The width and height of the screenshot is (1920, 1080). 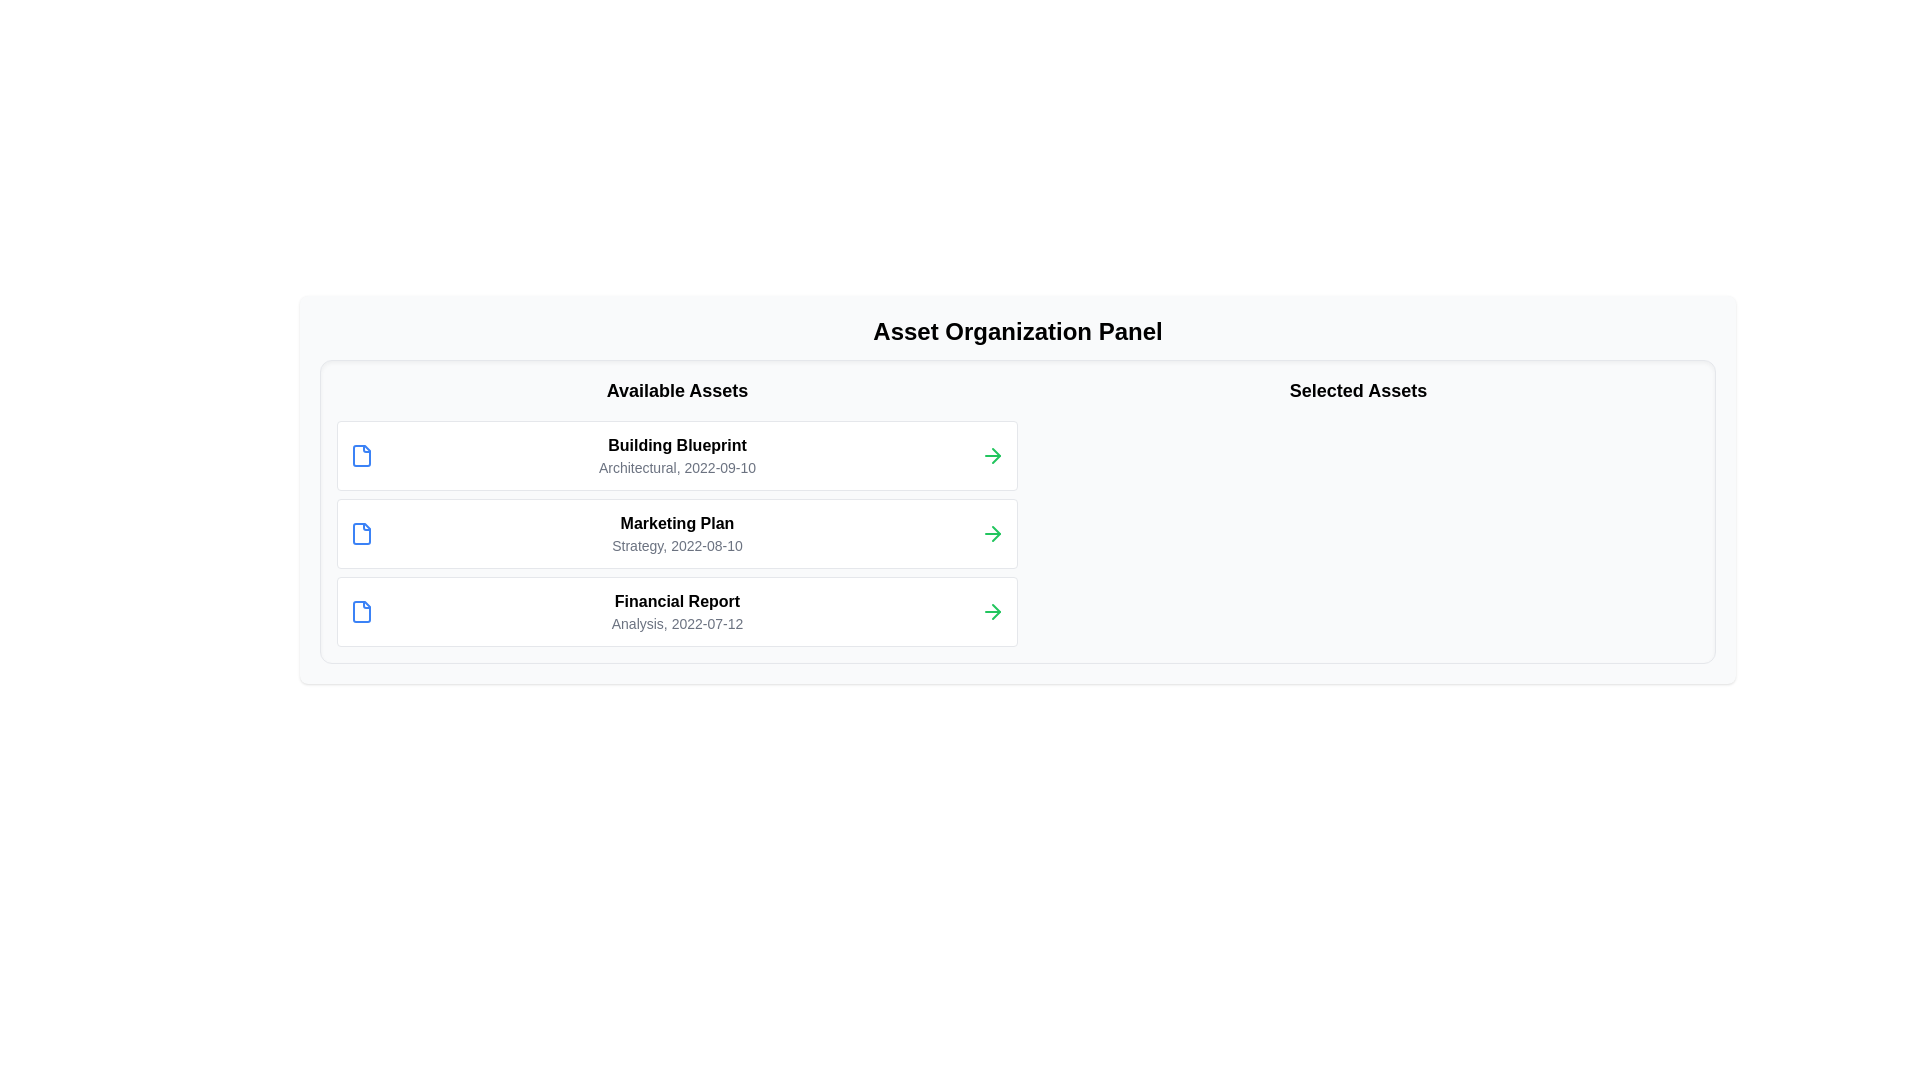 What do you see at coordinates (677, 532) in the screenshot?
I see `the text display that shows 'Marketing Plan' in bold followed by 'Strategy, 2022-08-10' in smaller gray font, located in the 'Available Assets' section as the second card` at bounding box center [677, 532].